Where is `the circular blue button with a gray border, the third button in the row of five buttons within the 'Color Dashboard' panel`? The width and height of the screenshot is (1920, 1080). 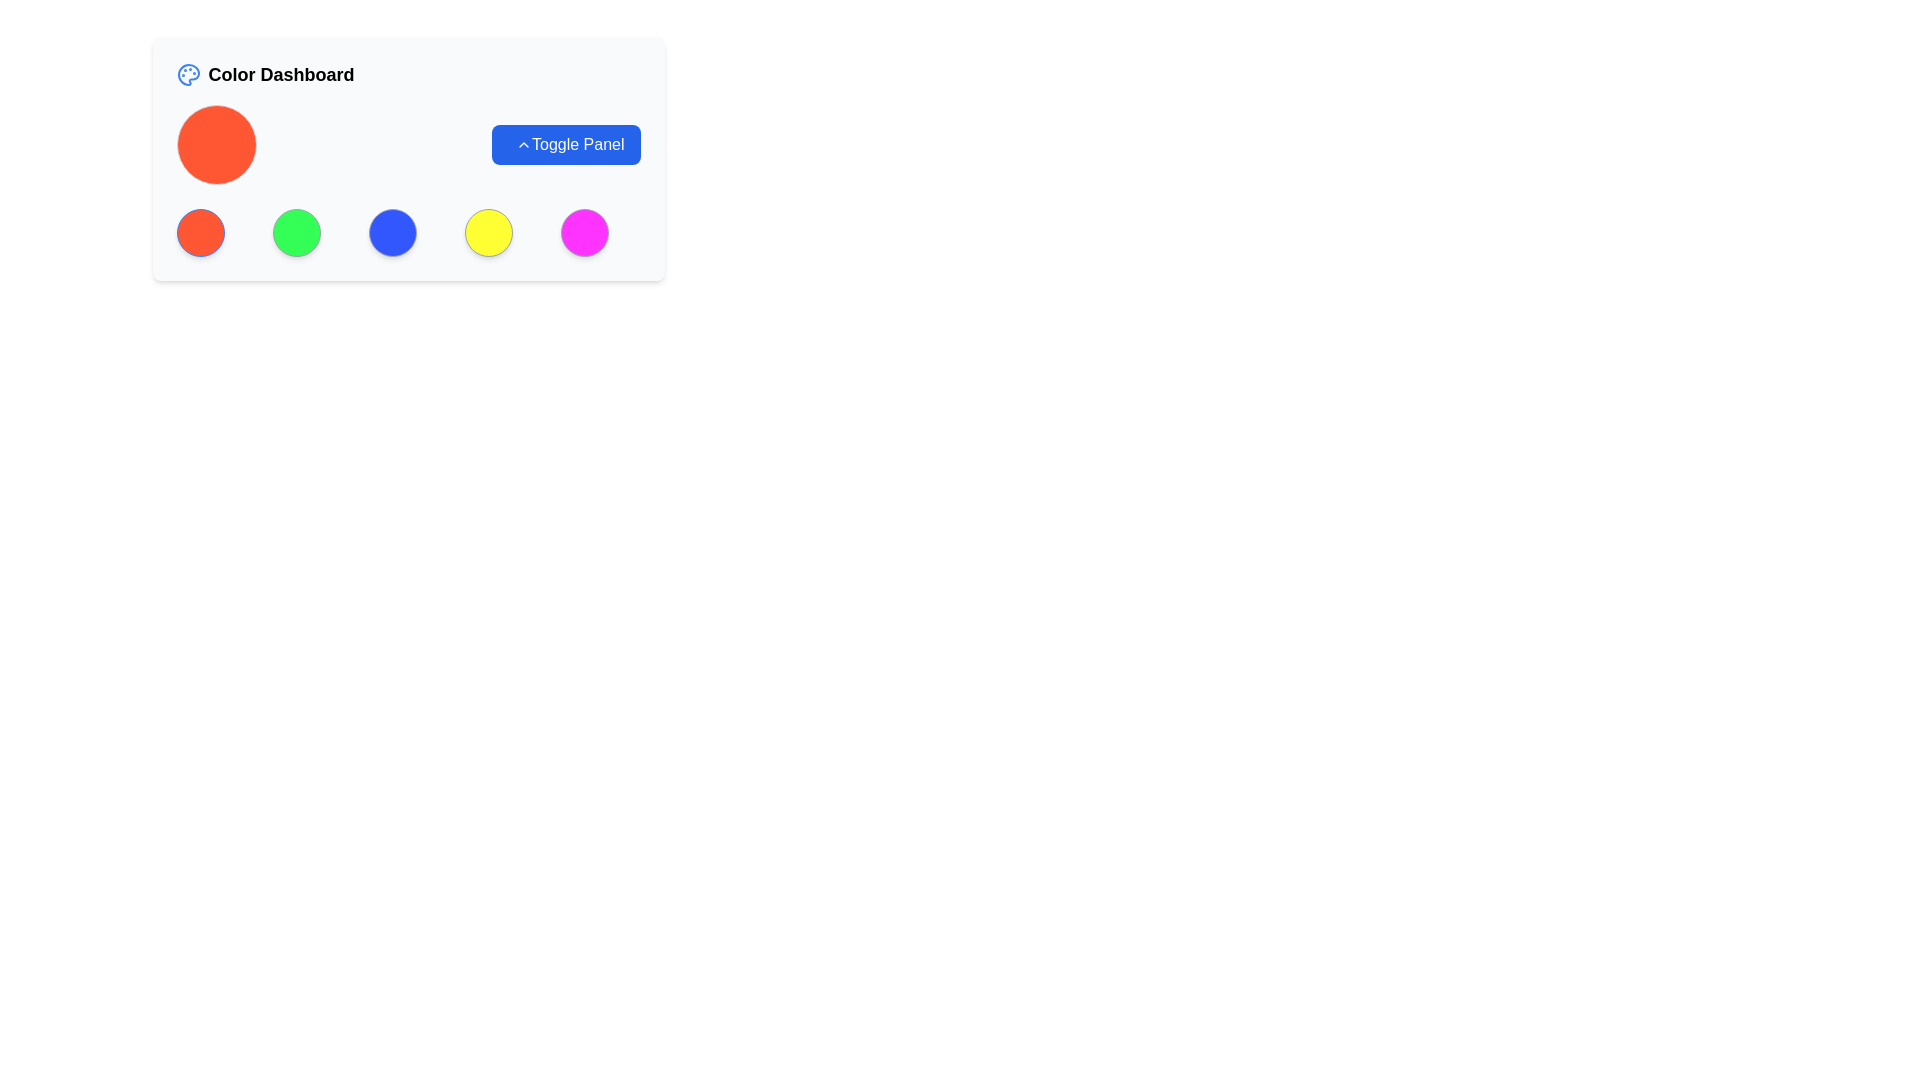
the circular blue button with a gray border, the third button in the row of five buttons within the 'Color Dashboard' panel is located at coordinates (407, 231).